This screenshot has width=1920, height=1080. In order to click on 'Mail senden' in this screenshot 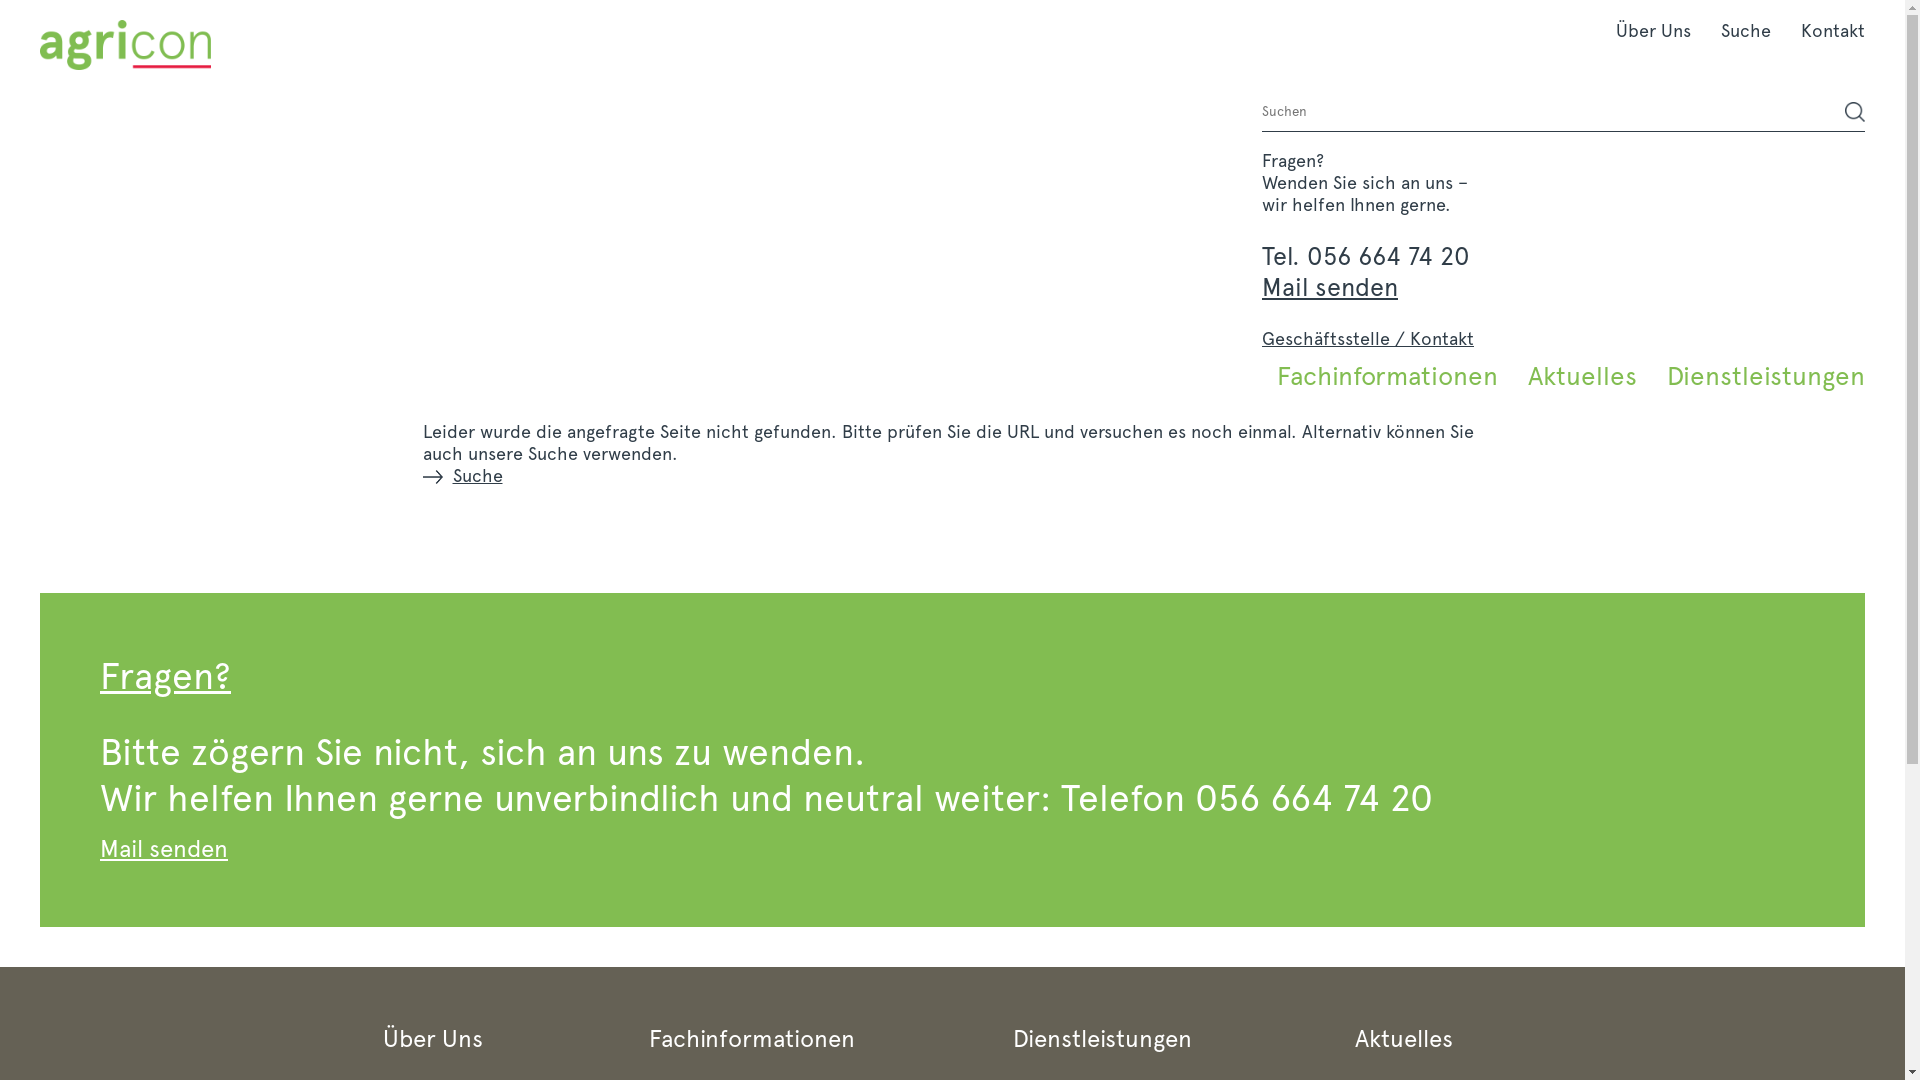, I will do `click(1329, 286)`.